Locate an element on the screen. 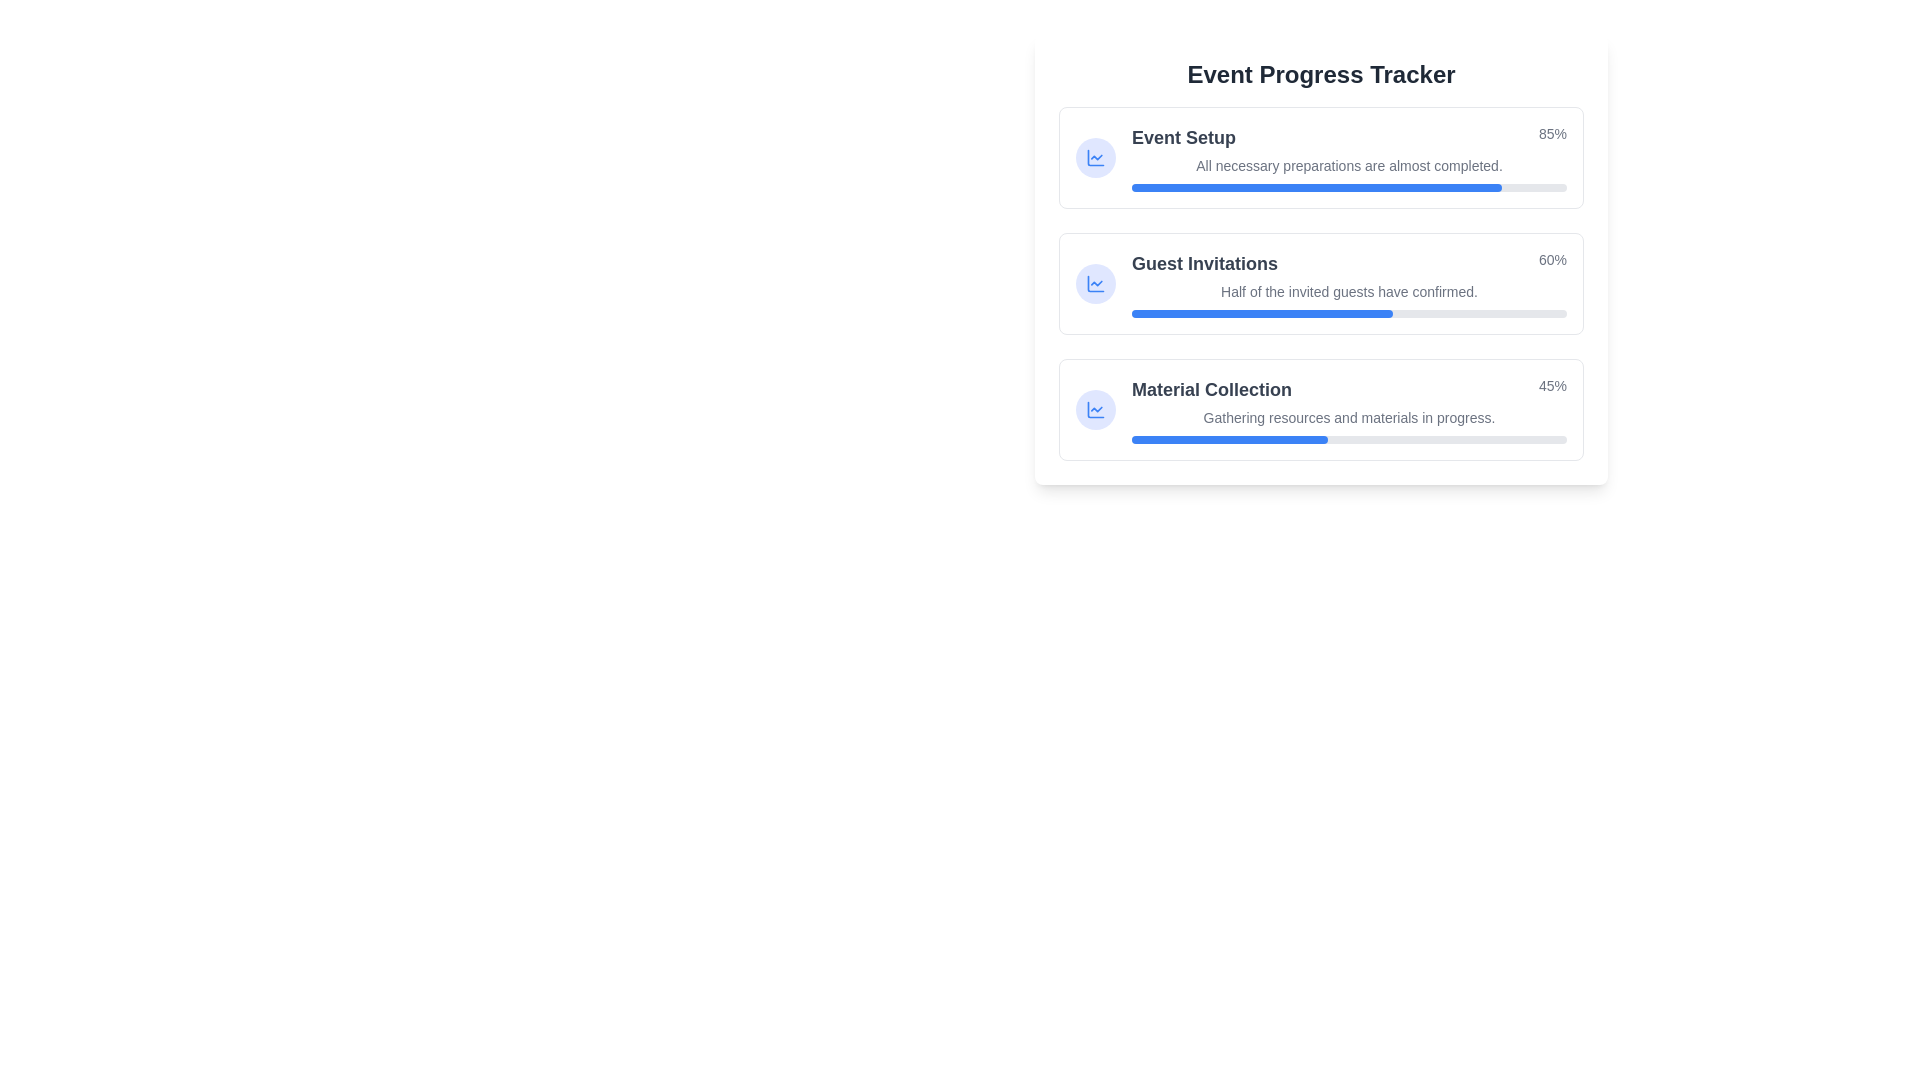  the static text element that reads 'All necessary preparations are almost completed.' located below the 'Event Setup' header is located at coordinates (1349, 164).